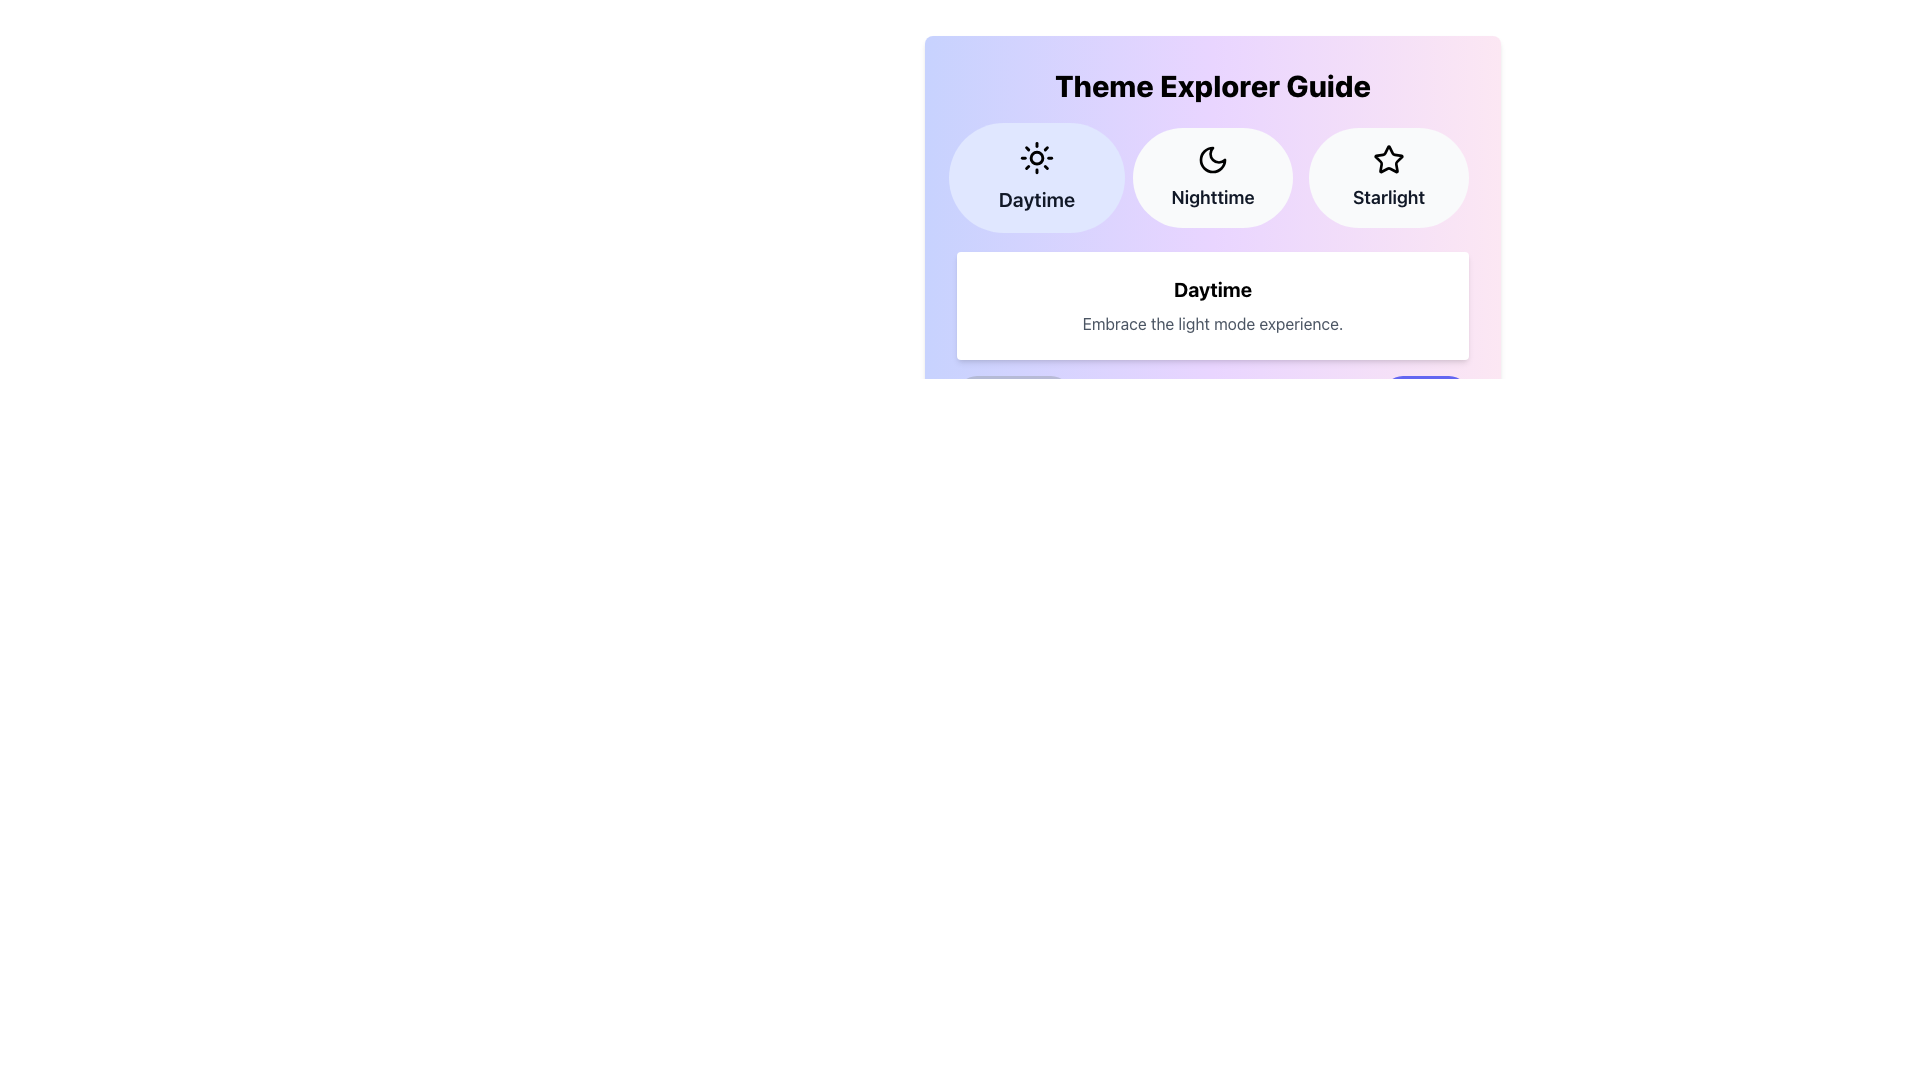 The width and height of the screenshot is (1920, 1080). Describe the element at coordinates (1036, 176) in the screenshot. I see `the rounded indigo button labeled 'Daytime' with a sun icon` at that location.